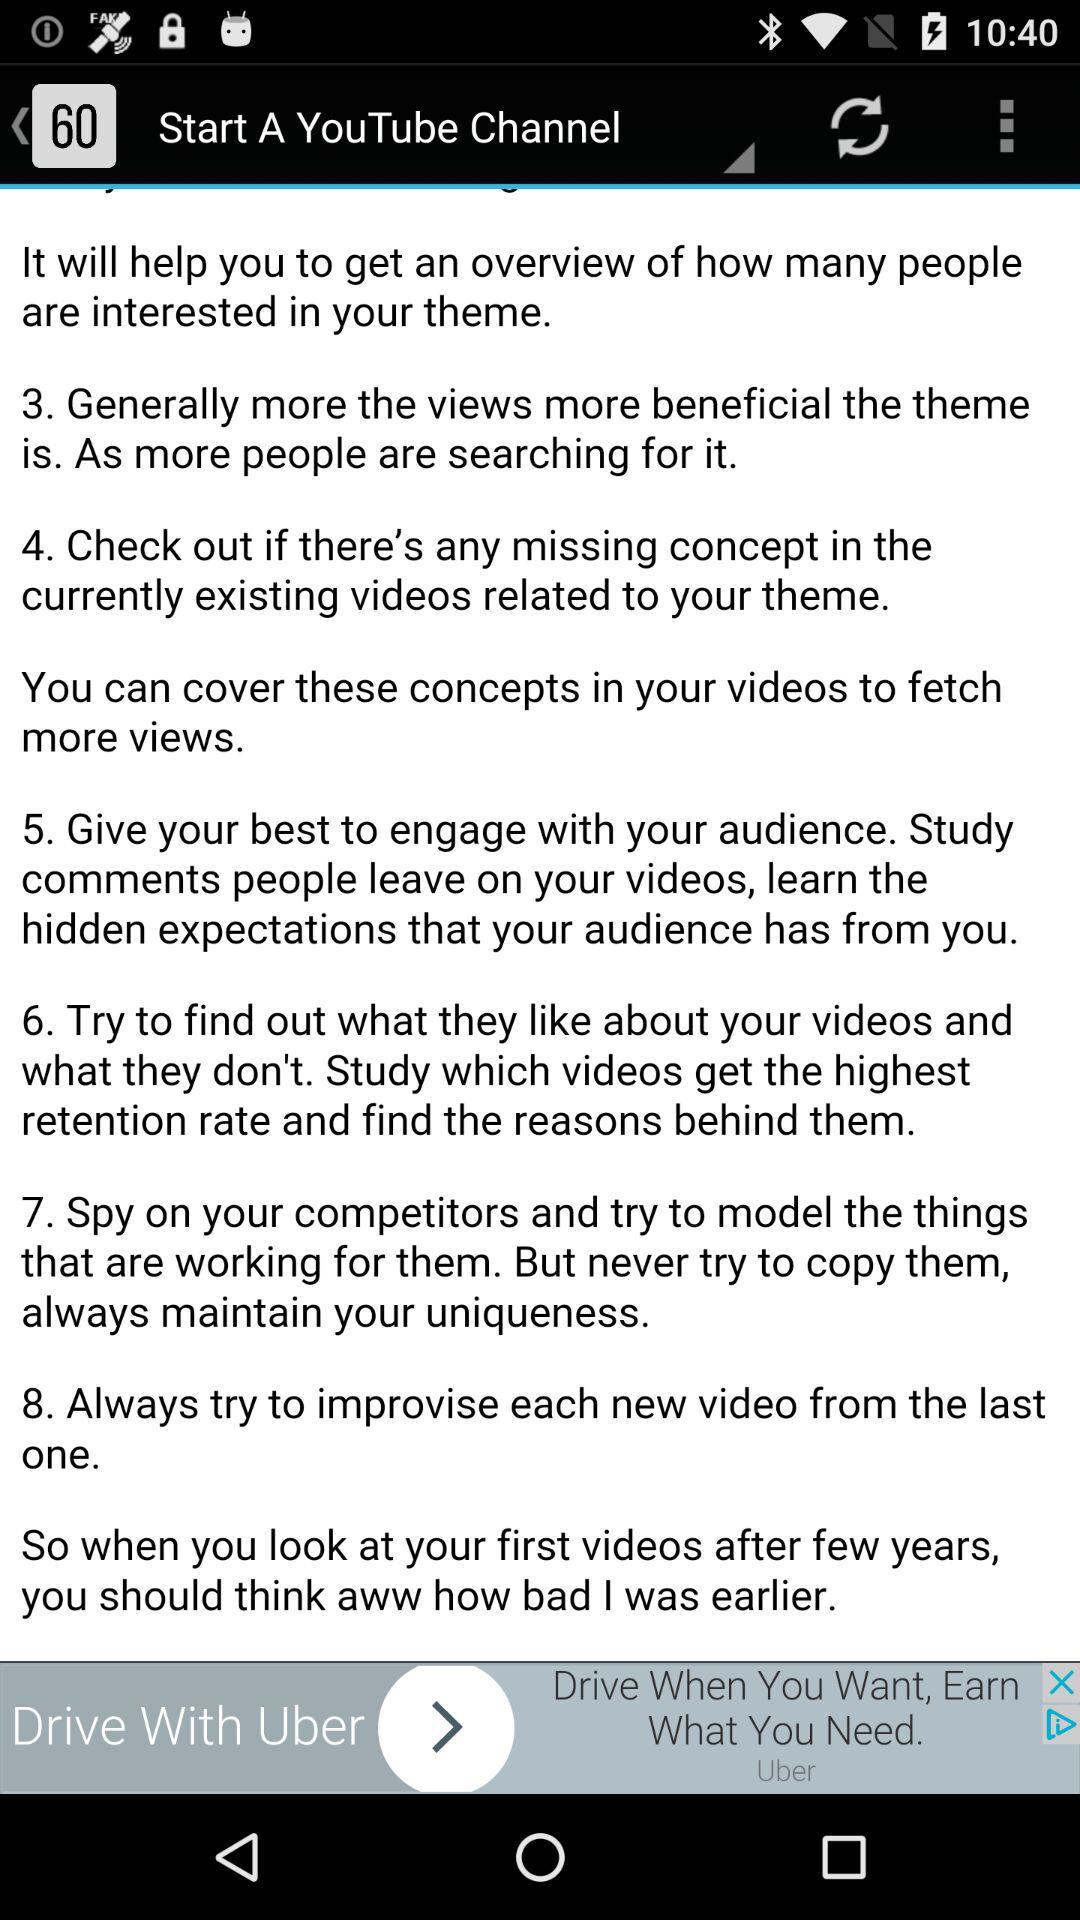 Image resolution: width=1080 pixels, height=1920 pixels. What do you see at coordinates (540, 1727) in the screenshot?
I see `site` at bounding box center [540, 1727].